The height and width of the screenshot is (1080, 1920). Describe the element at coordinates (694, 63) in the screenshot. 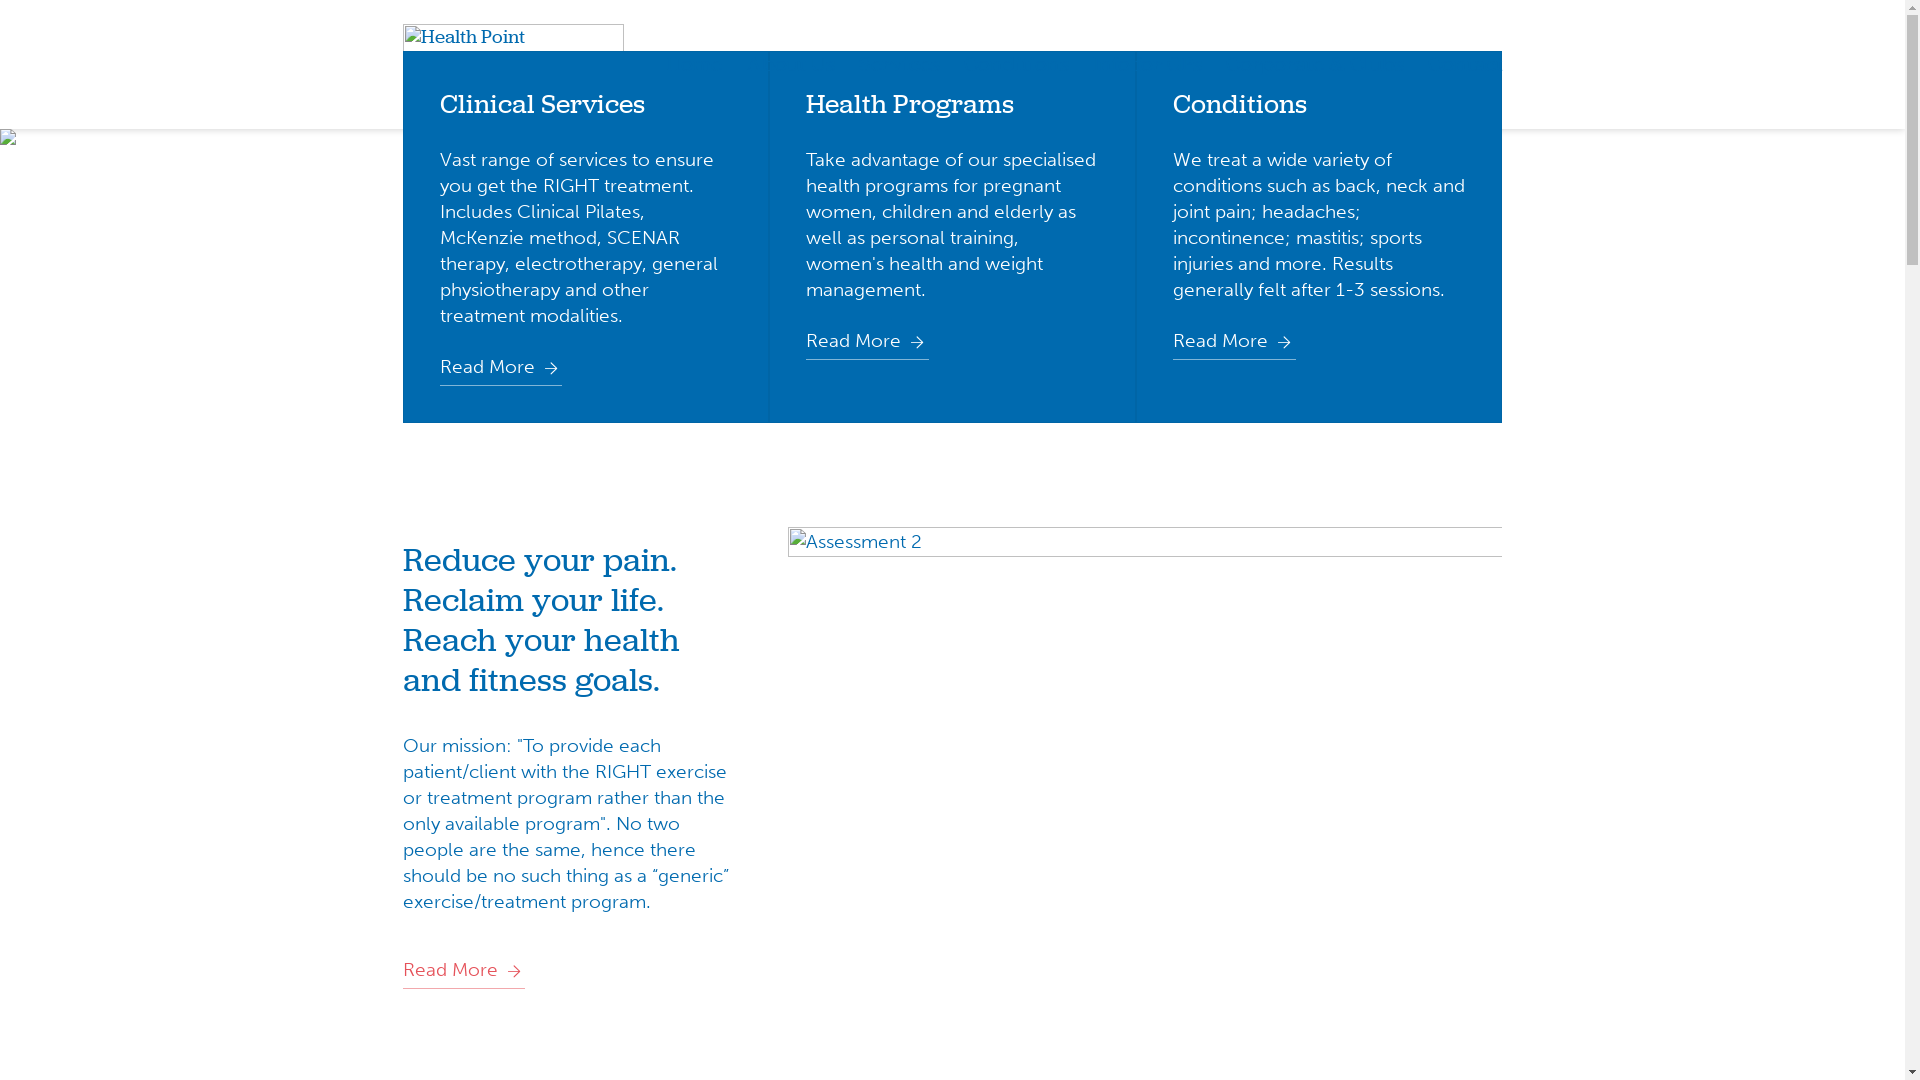

I see `'Home'` at that location.